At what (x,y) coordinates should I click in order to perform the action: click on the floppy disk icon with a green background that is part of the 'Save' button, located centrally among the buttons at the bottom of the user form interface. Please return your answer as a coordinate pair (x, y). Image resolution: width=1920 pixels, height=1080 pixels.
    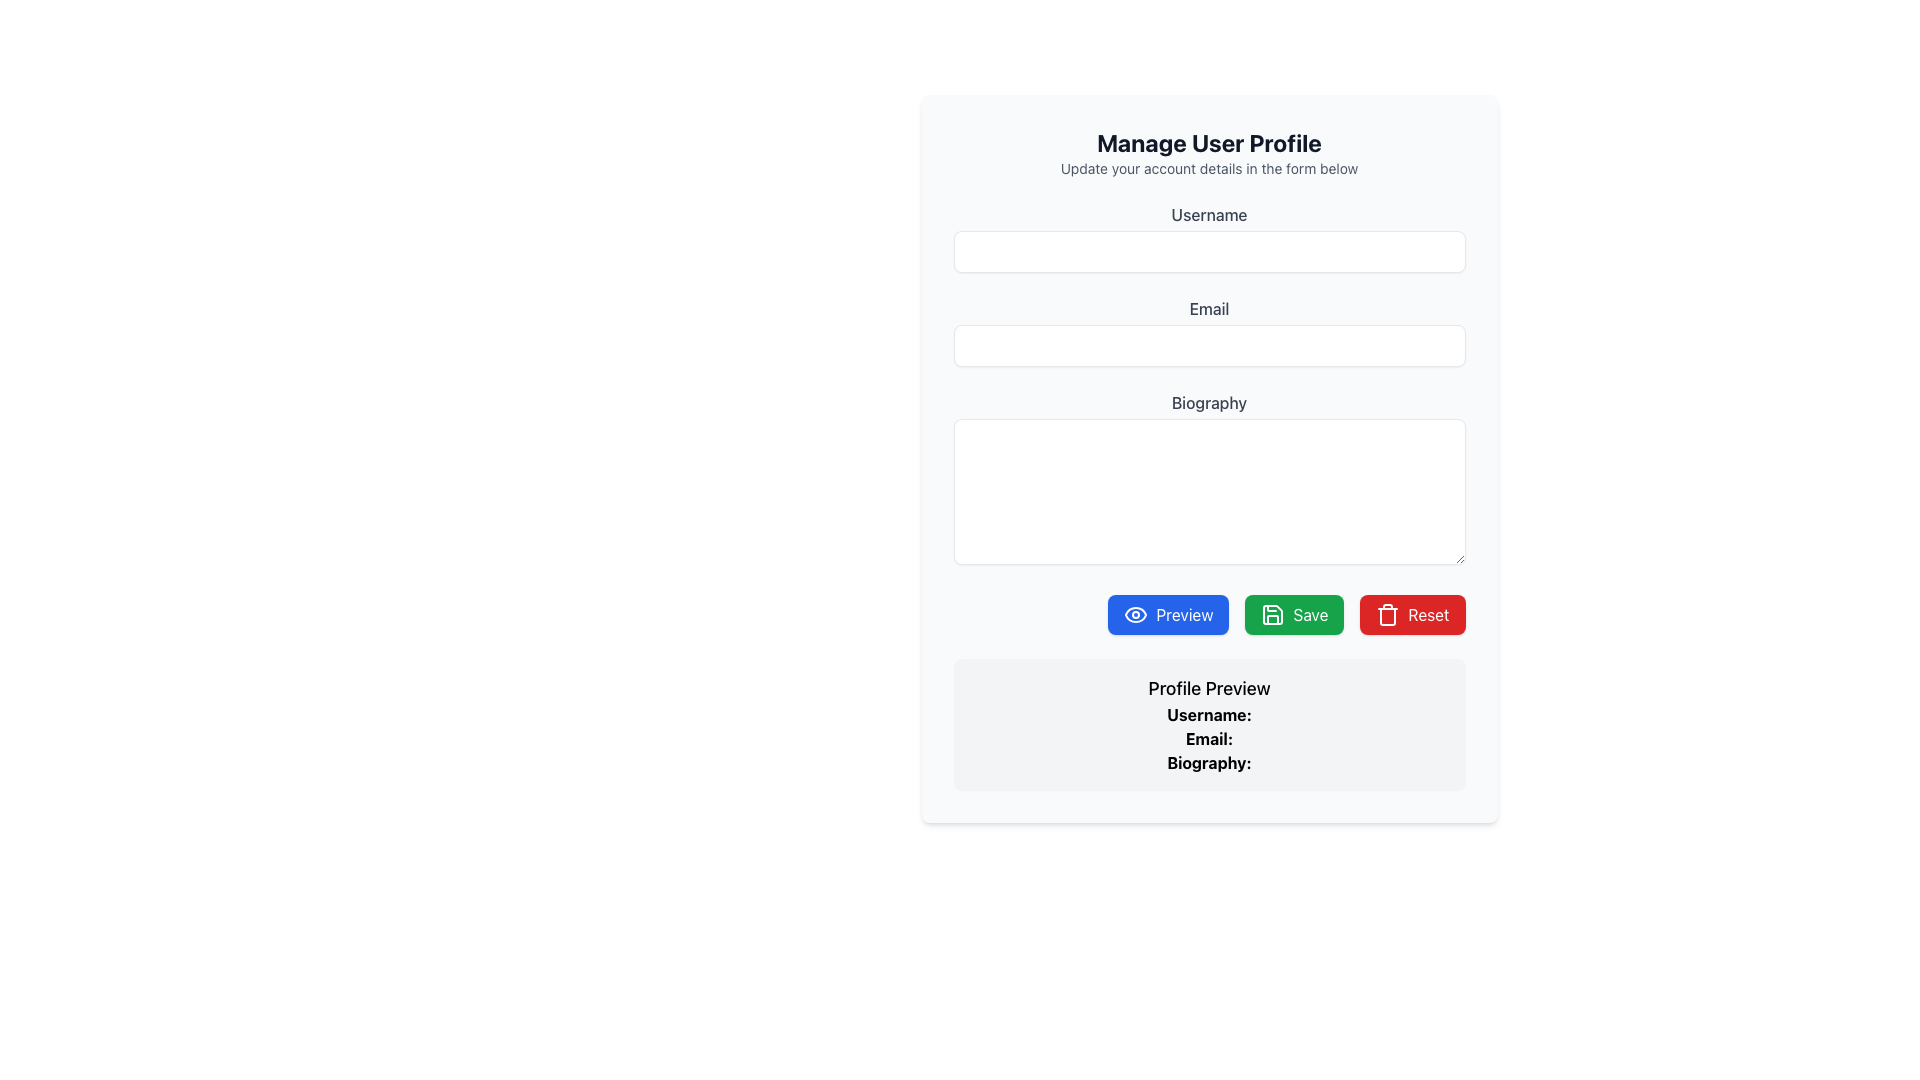
    Looking at the image, I should click on (1272, 613).